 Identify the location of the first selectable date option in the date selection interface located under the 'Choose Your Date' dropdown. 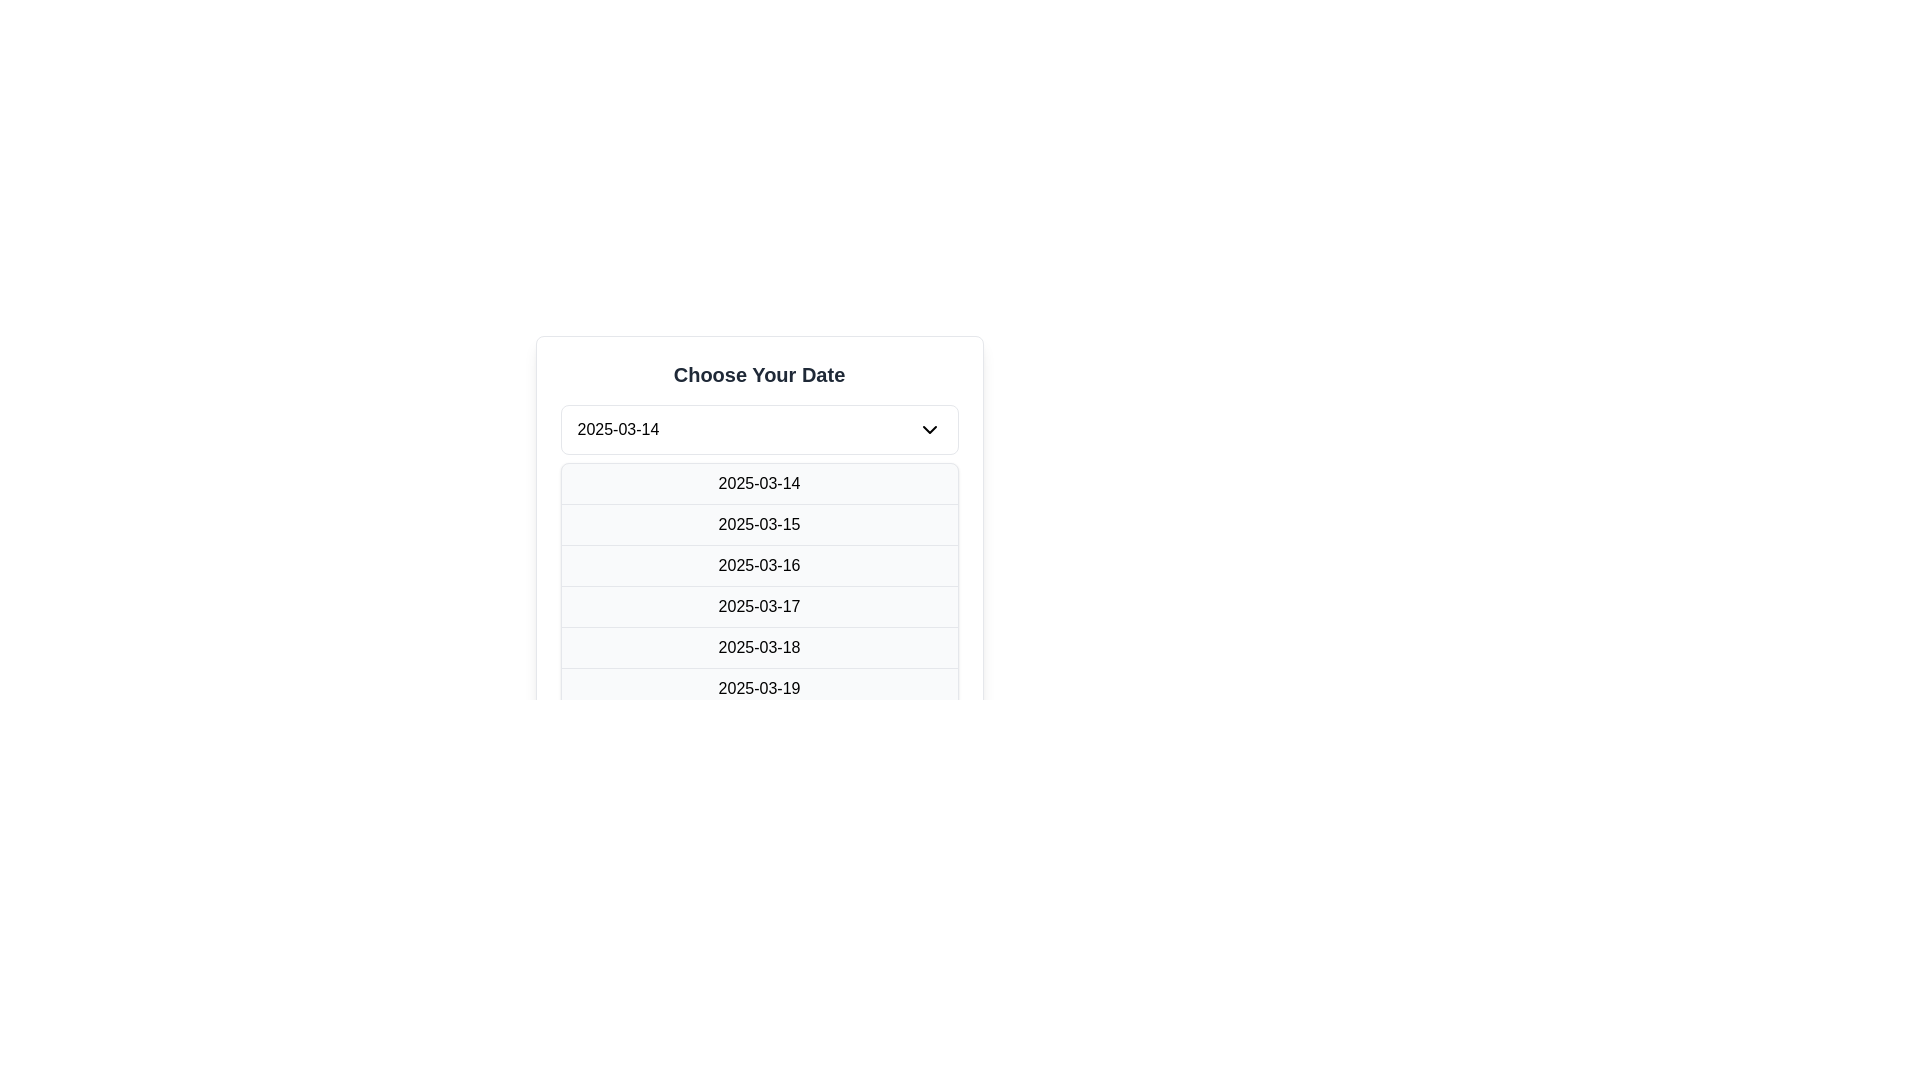
(758, 483).